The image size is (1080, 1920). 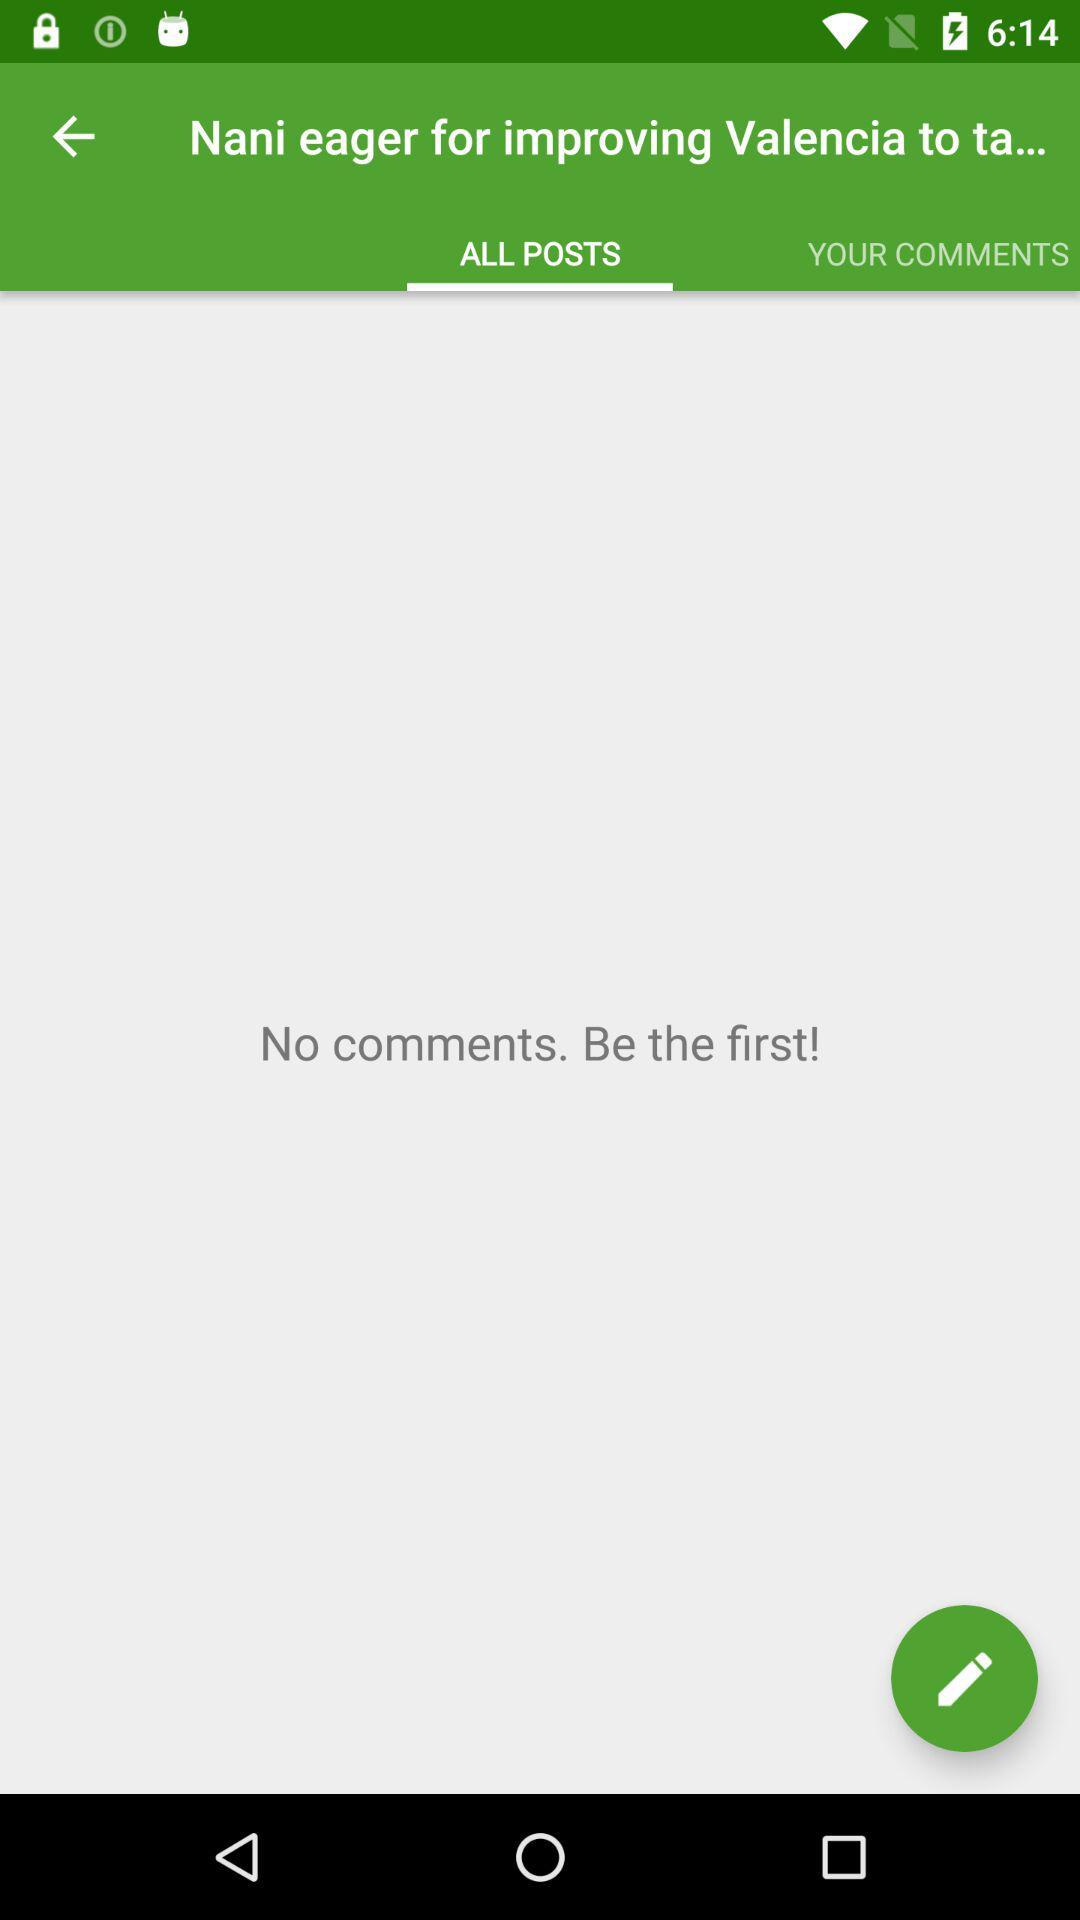 I want to click on edit, so click(x=963, y=1678).